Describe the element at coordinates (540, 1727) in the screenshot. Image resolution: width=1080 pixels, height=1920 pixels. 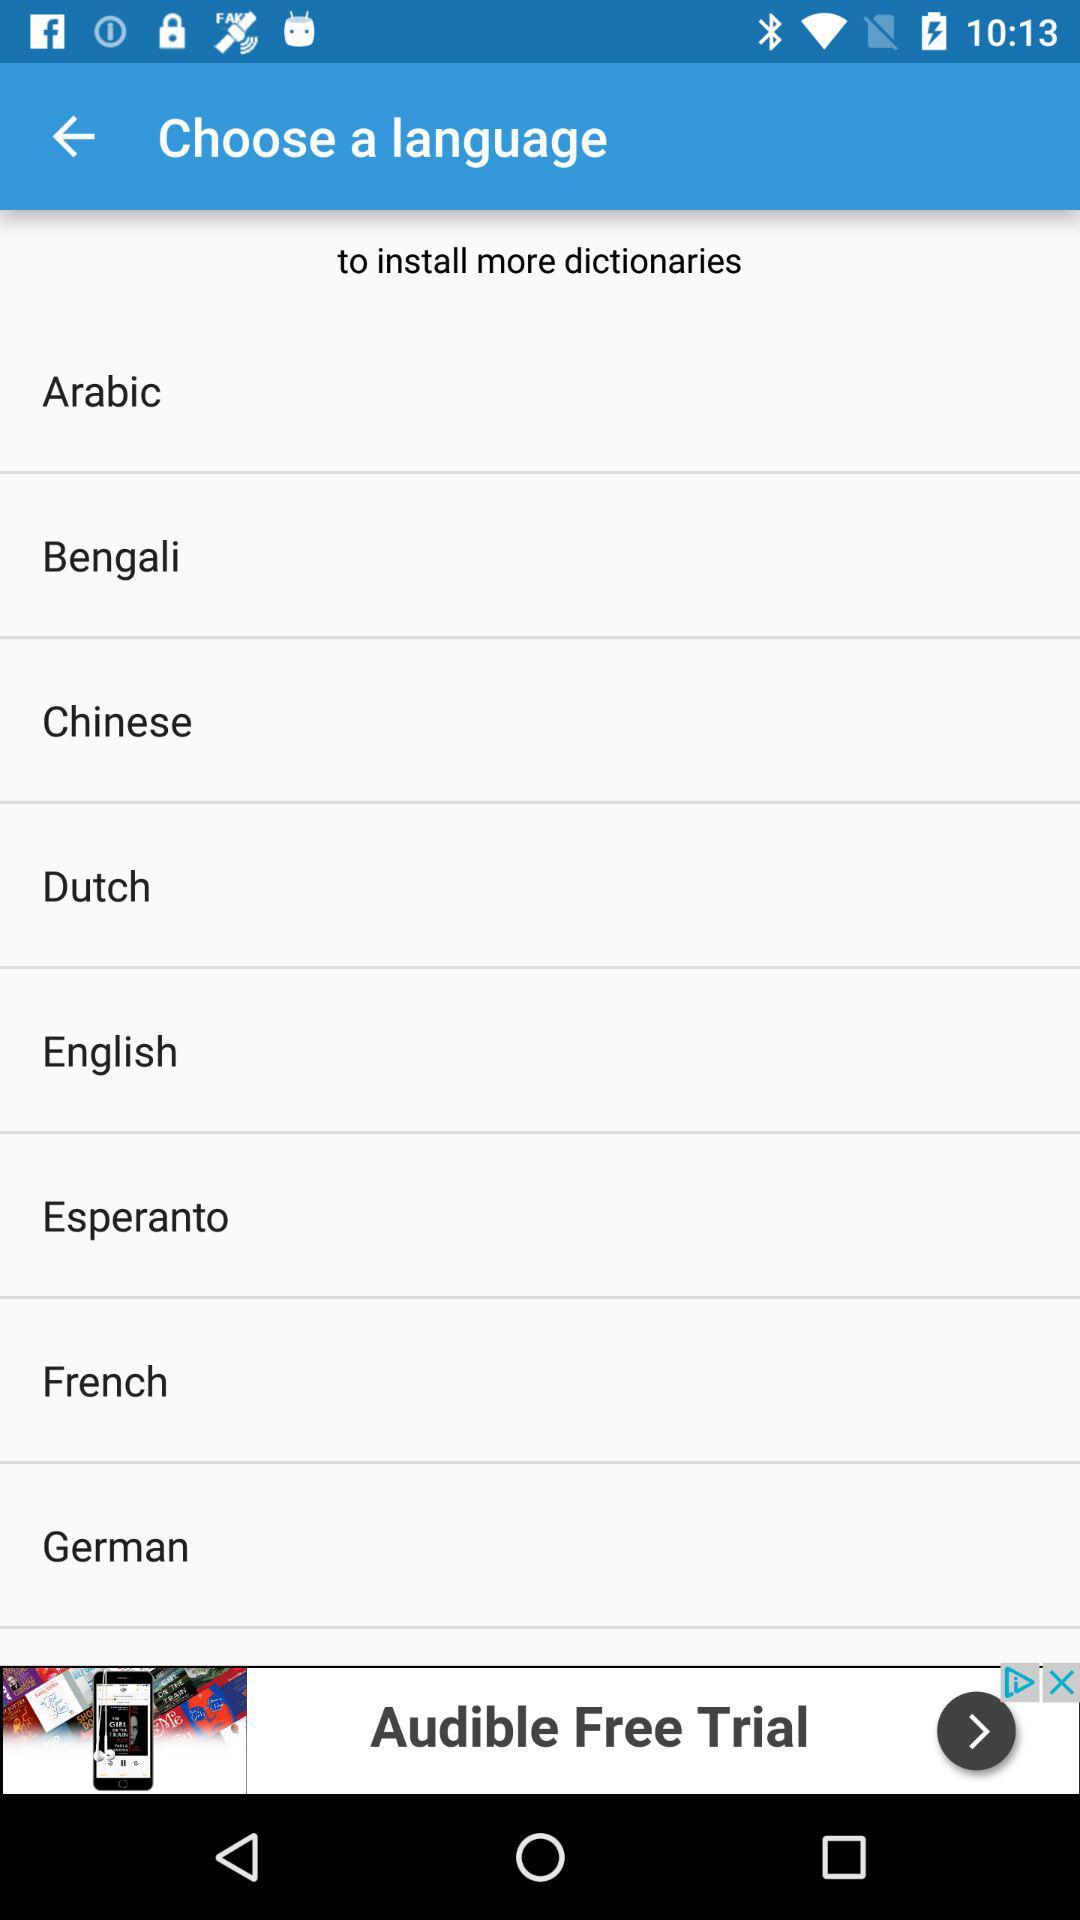
I see `share link` at that location.